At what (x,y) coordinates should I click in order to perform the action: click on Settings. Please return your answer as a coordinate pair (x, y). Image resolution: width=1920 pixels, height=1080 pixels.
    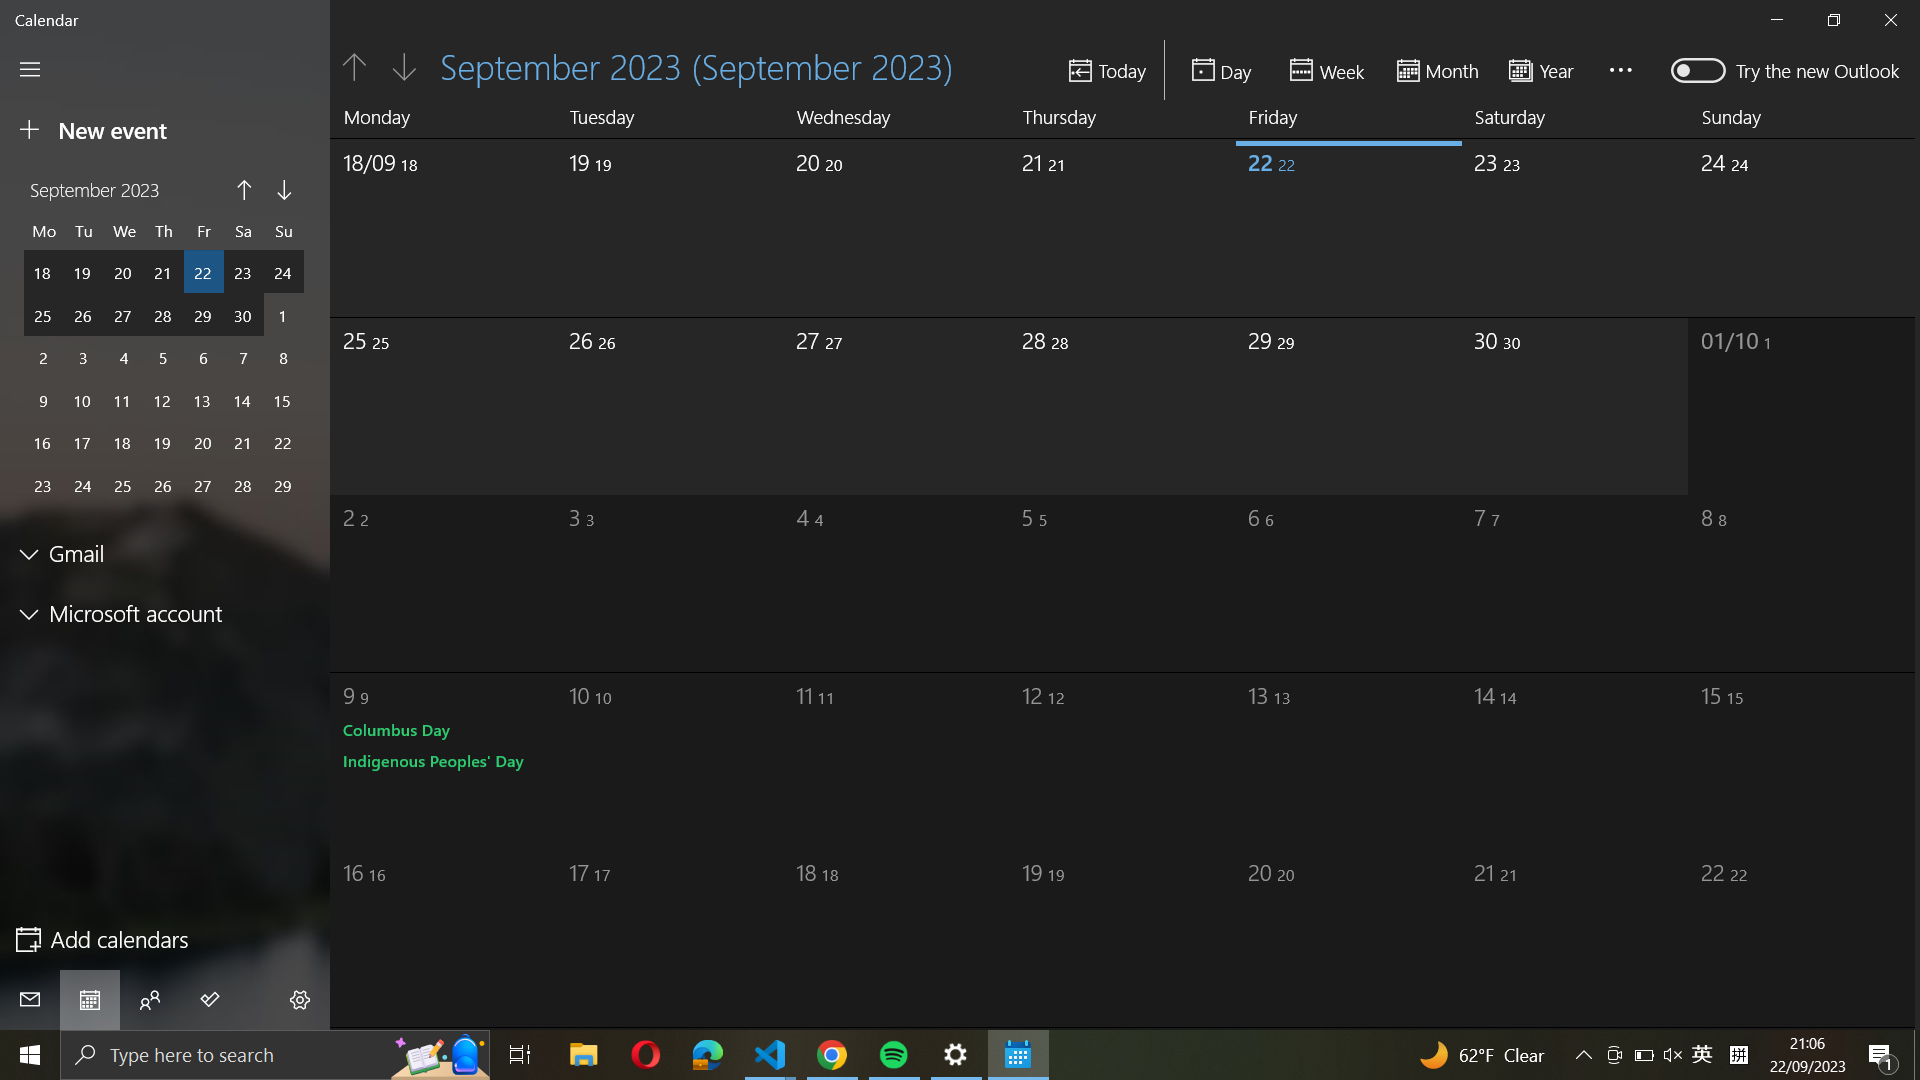
    Looking at the image, I should click on (300, 1002).